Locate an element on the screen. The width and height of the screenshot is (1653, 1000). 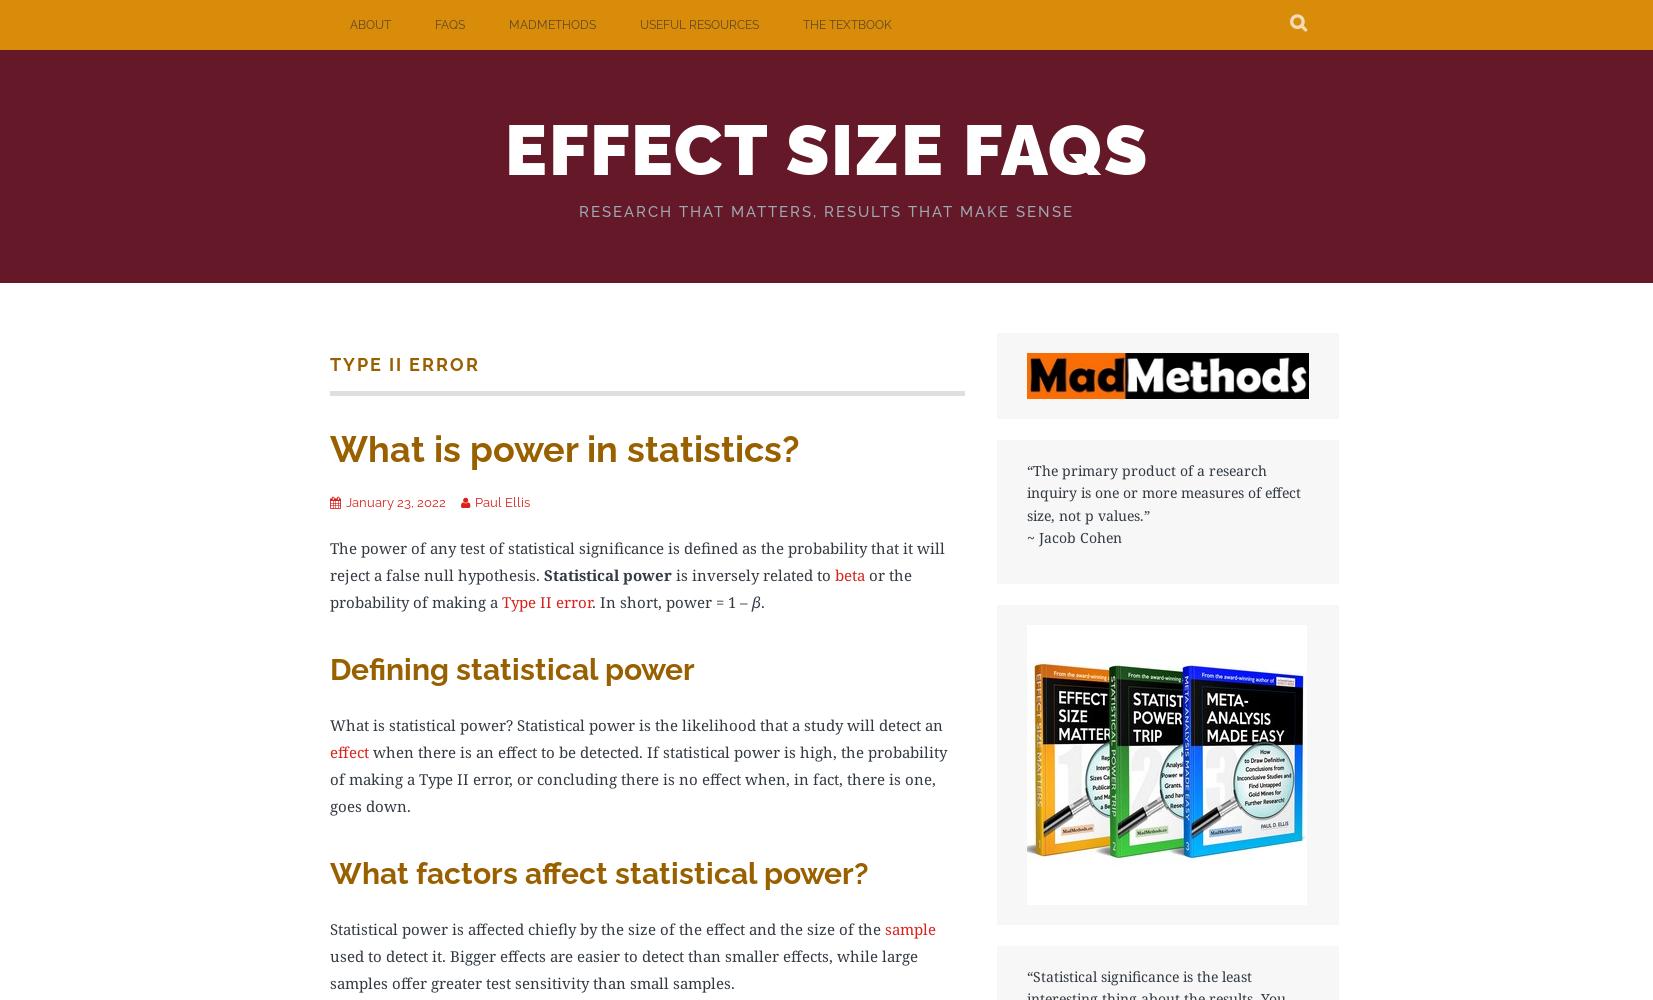
'or the probability of making a' is located at coordinates (619, 586).